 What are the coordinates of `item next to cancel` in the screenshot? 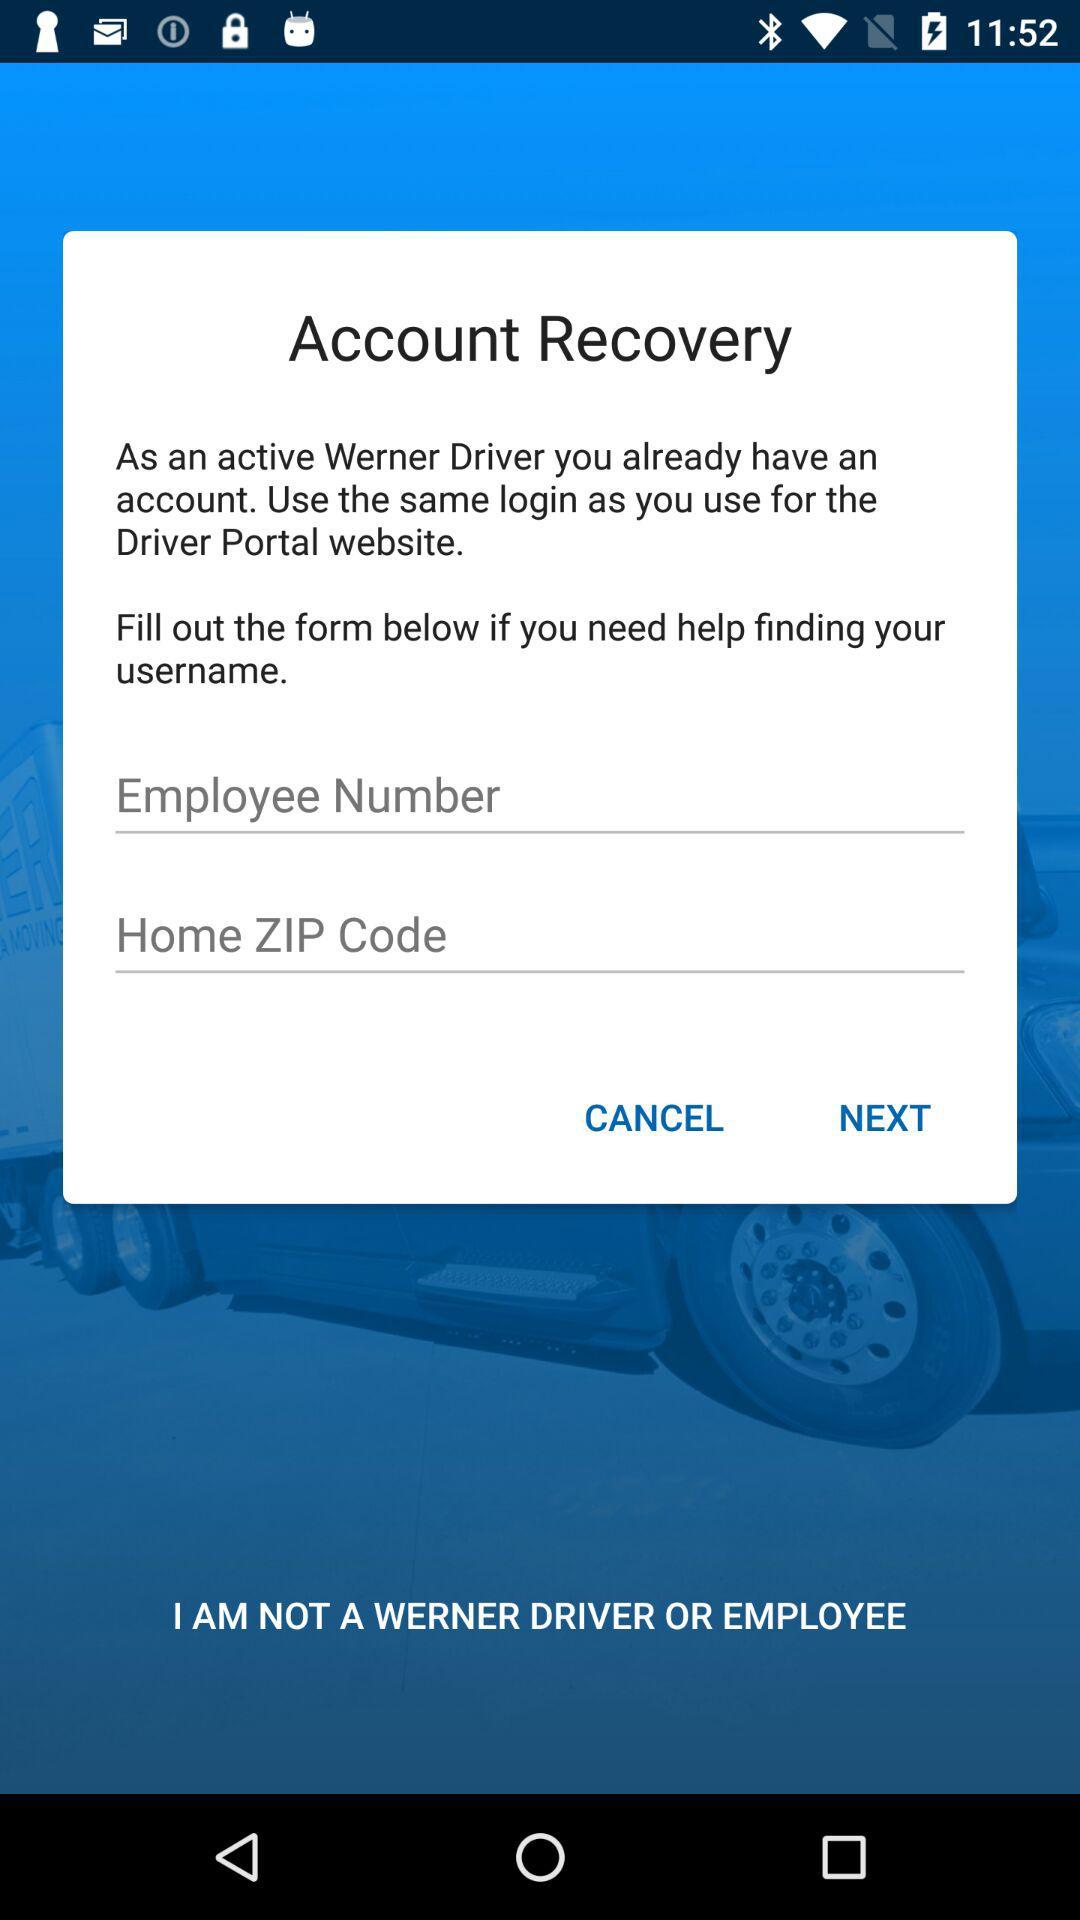 It's located at (883, 1118).